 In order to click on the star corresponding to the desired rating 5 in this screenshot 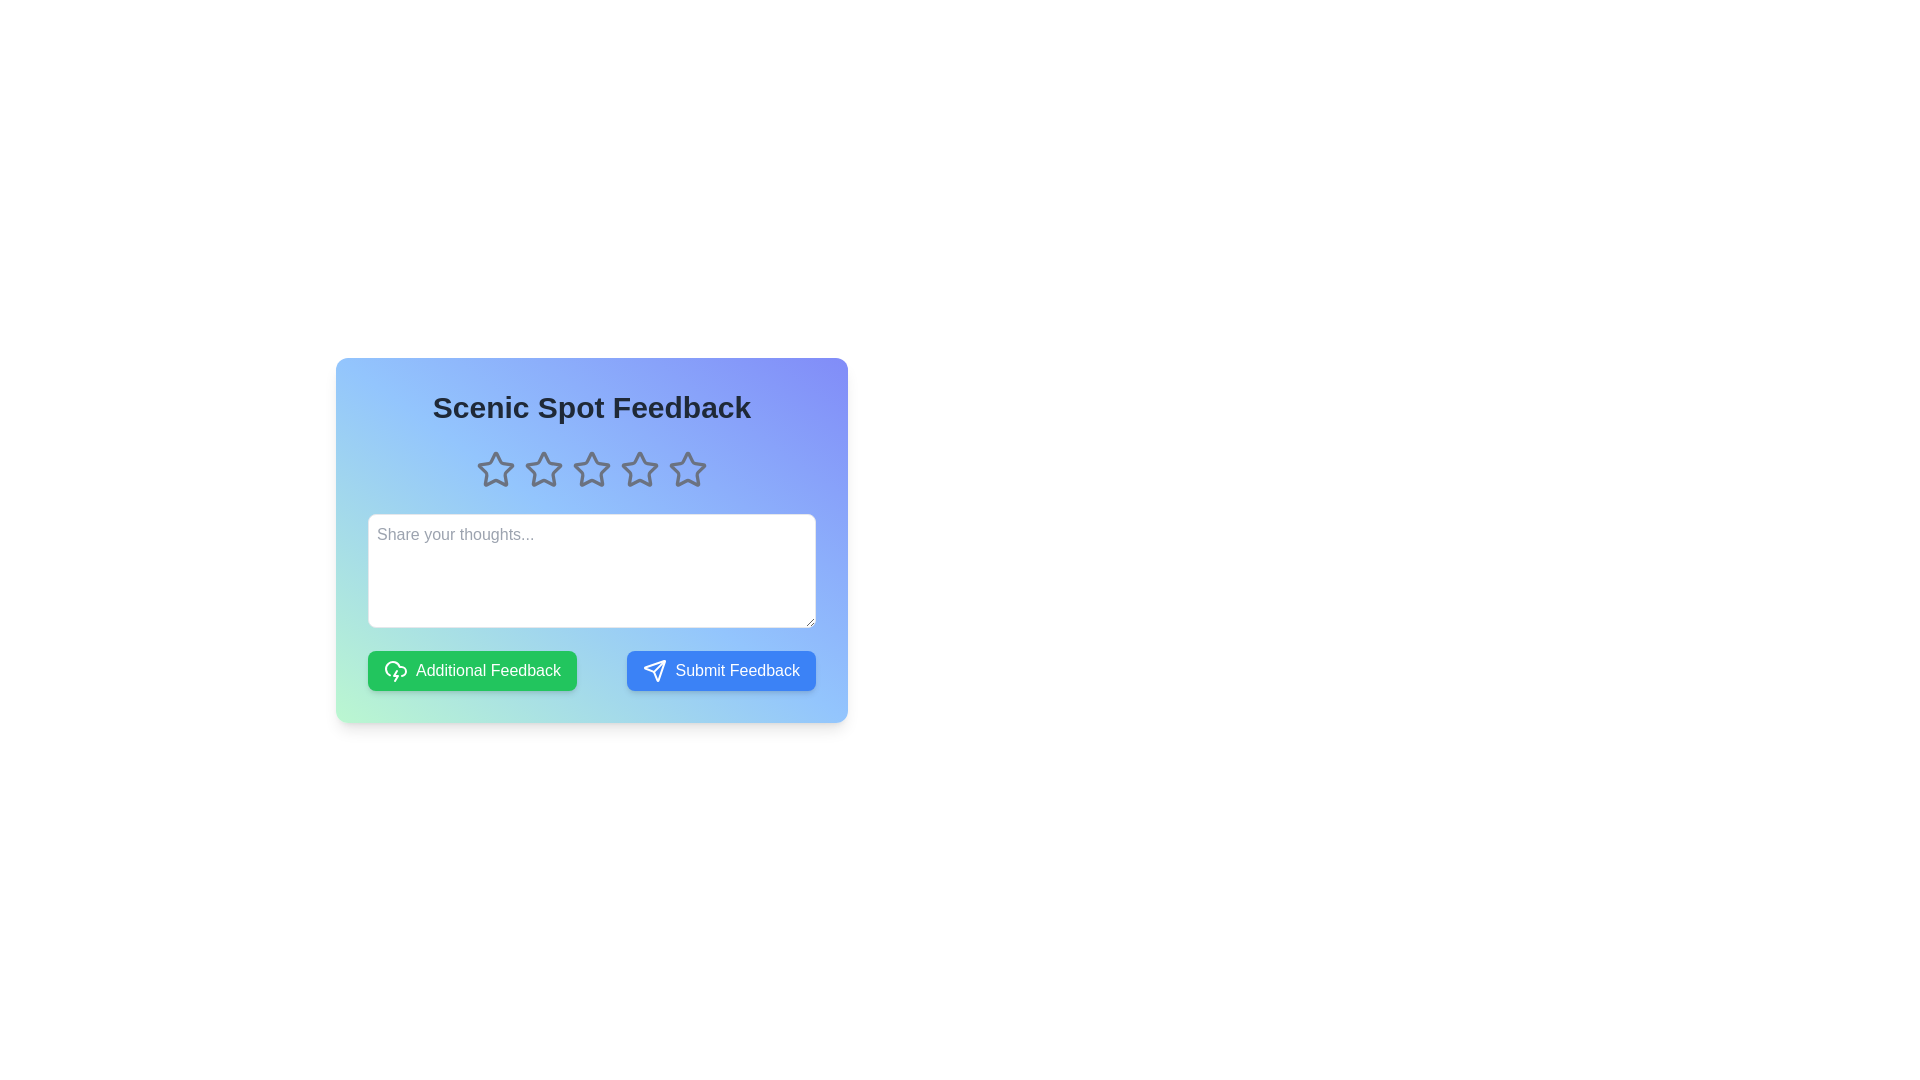, I will do `click(687, 470)`.